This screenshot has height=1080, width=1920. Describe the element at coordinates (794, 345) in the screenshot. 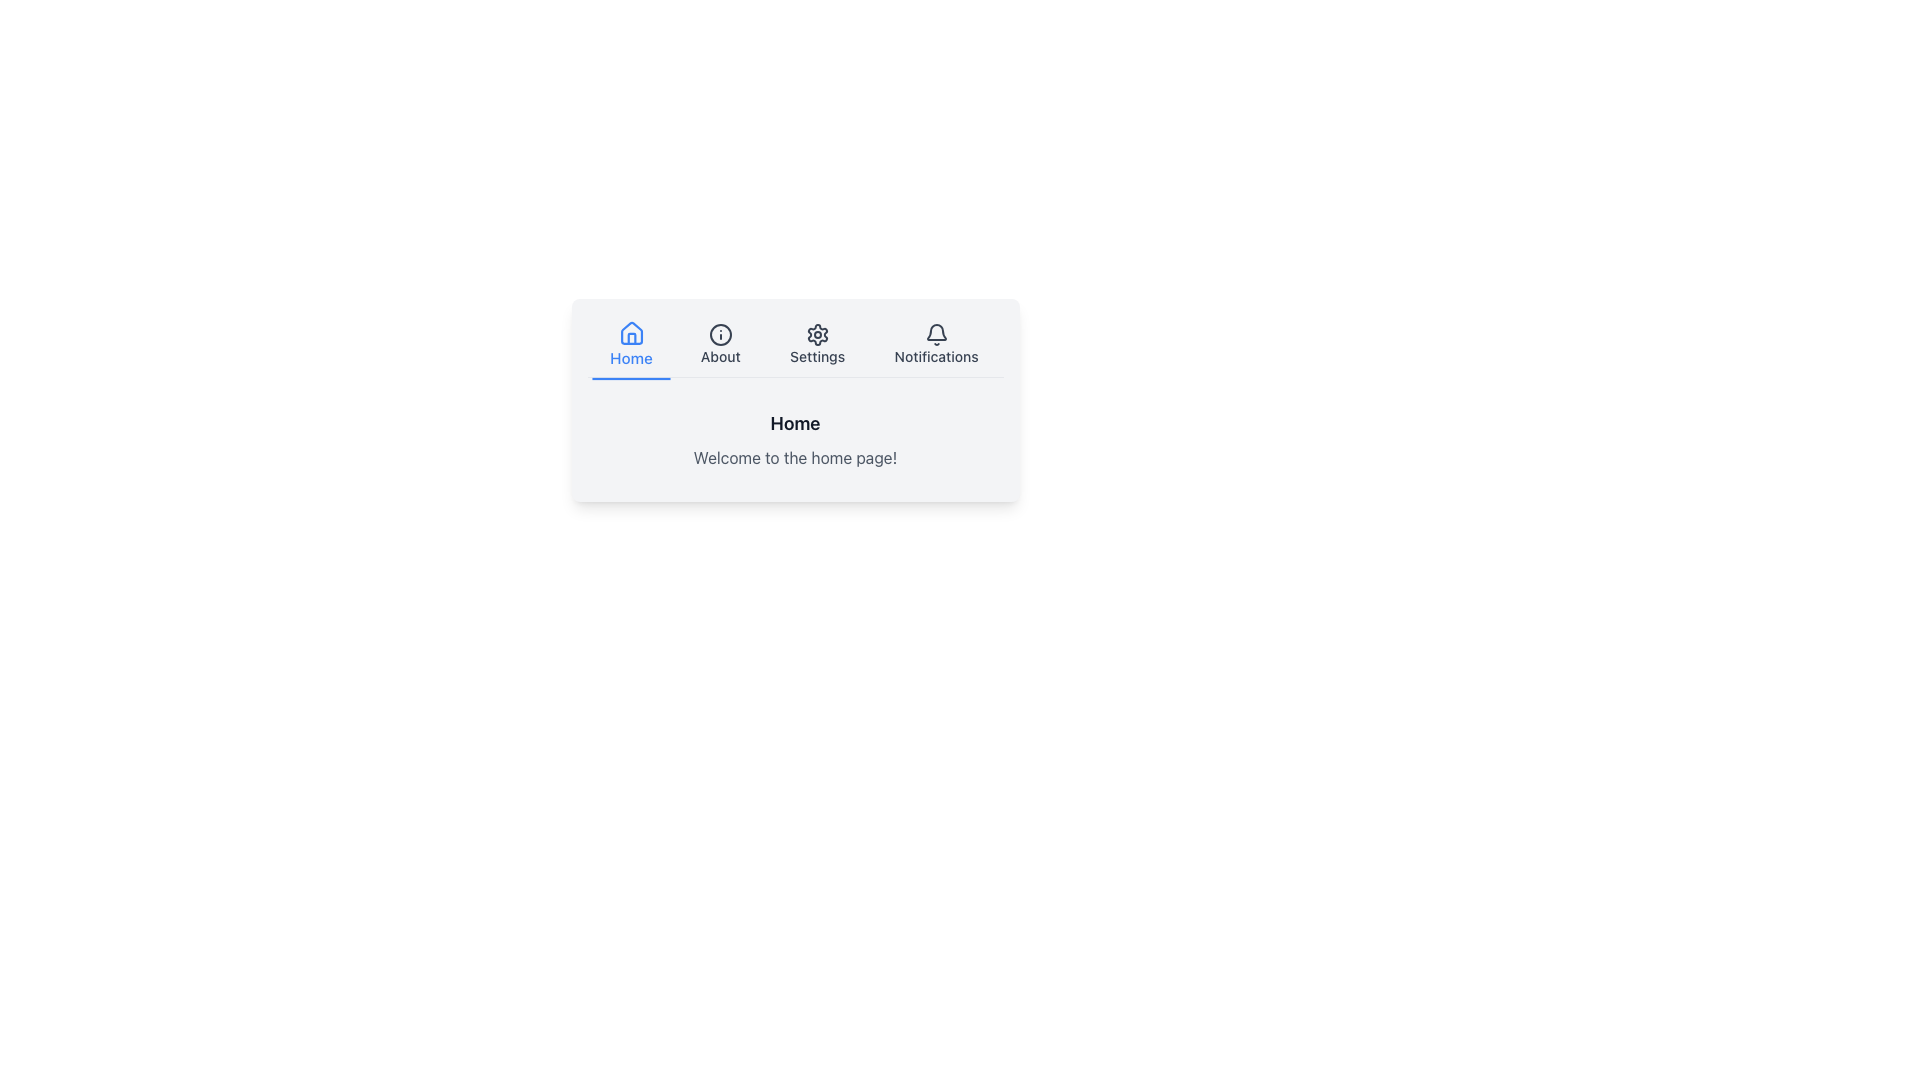

I see `the third button in the horizontal navigation bar` at that location.